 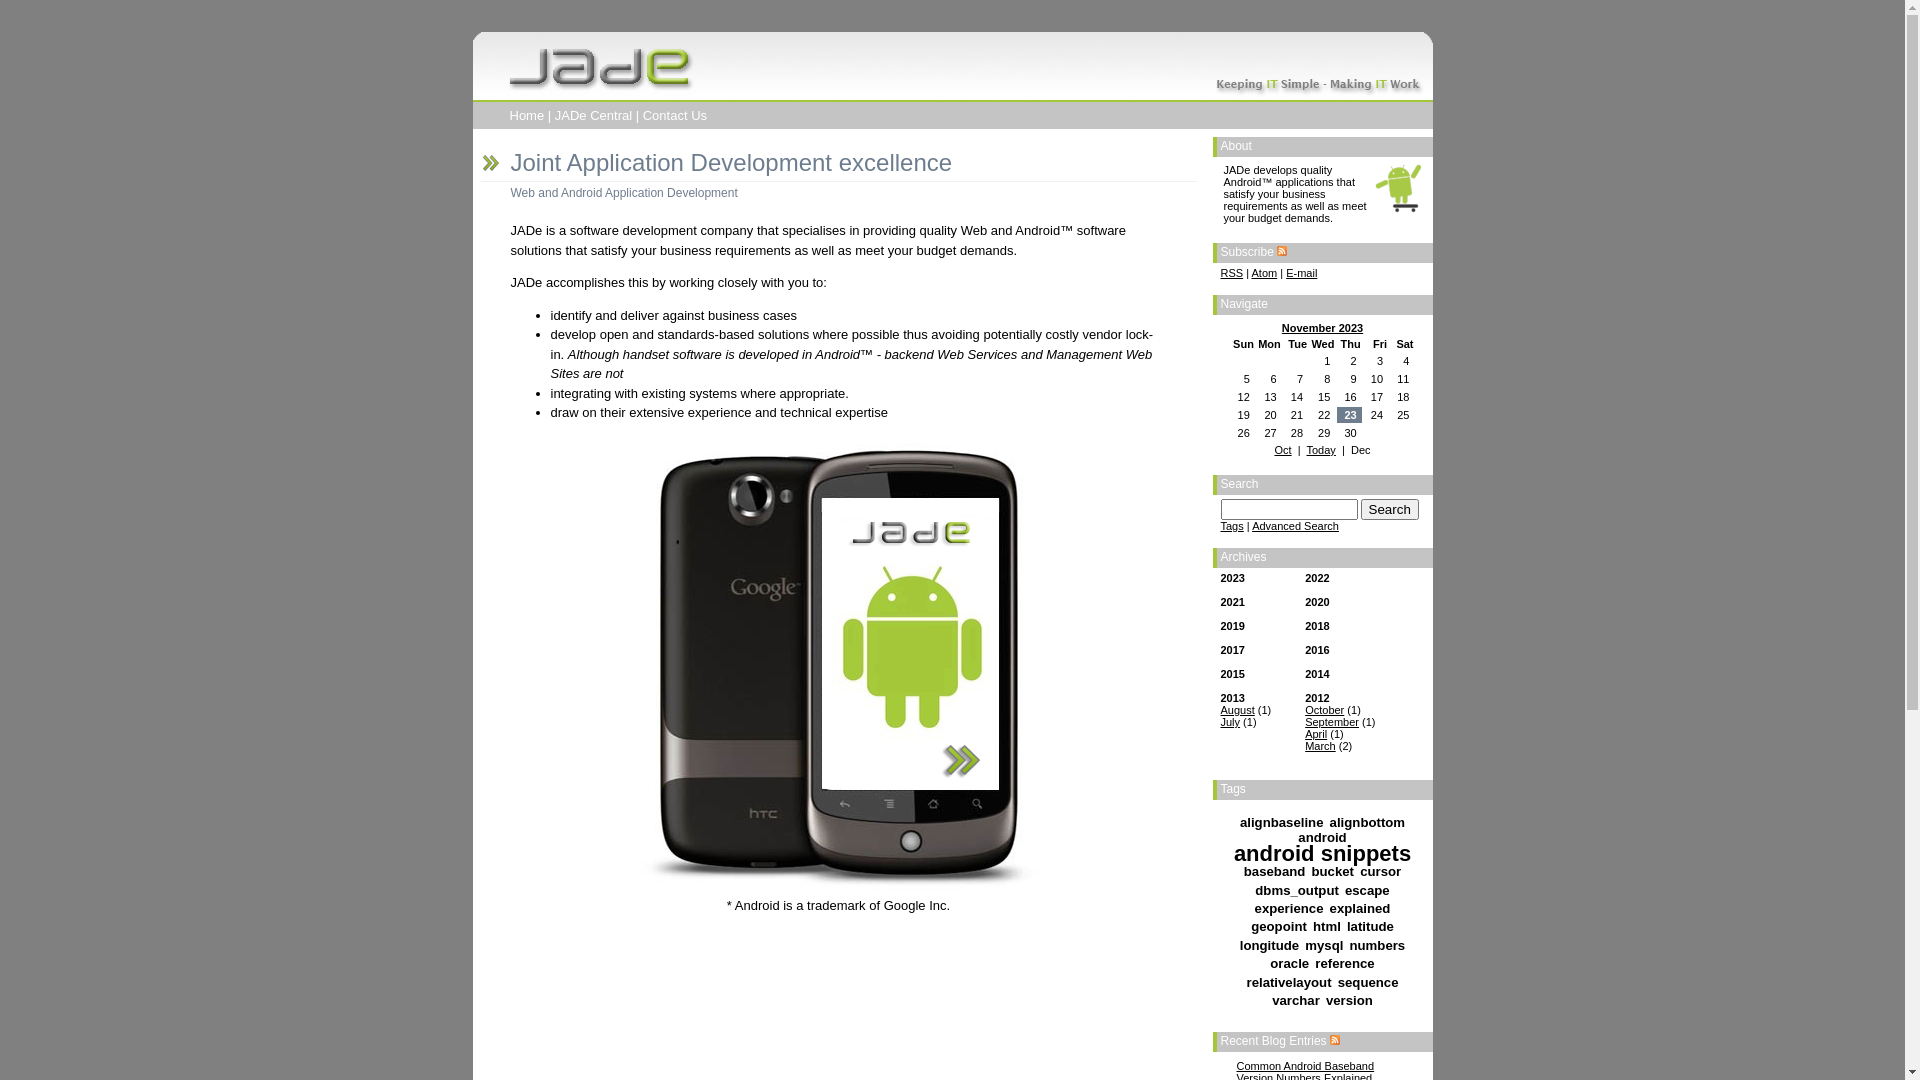 I want to click on 'Joint Application Development excellence', so click(x=729, y=161).